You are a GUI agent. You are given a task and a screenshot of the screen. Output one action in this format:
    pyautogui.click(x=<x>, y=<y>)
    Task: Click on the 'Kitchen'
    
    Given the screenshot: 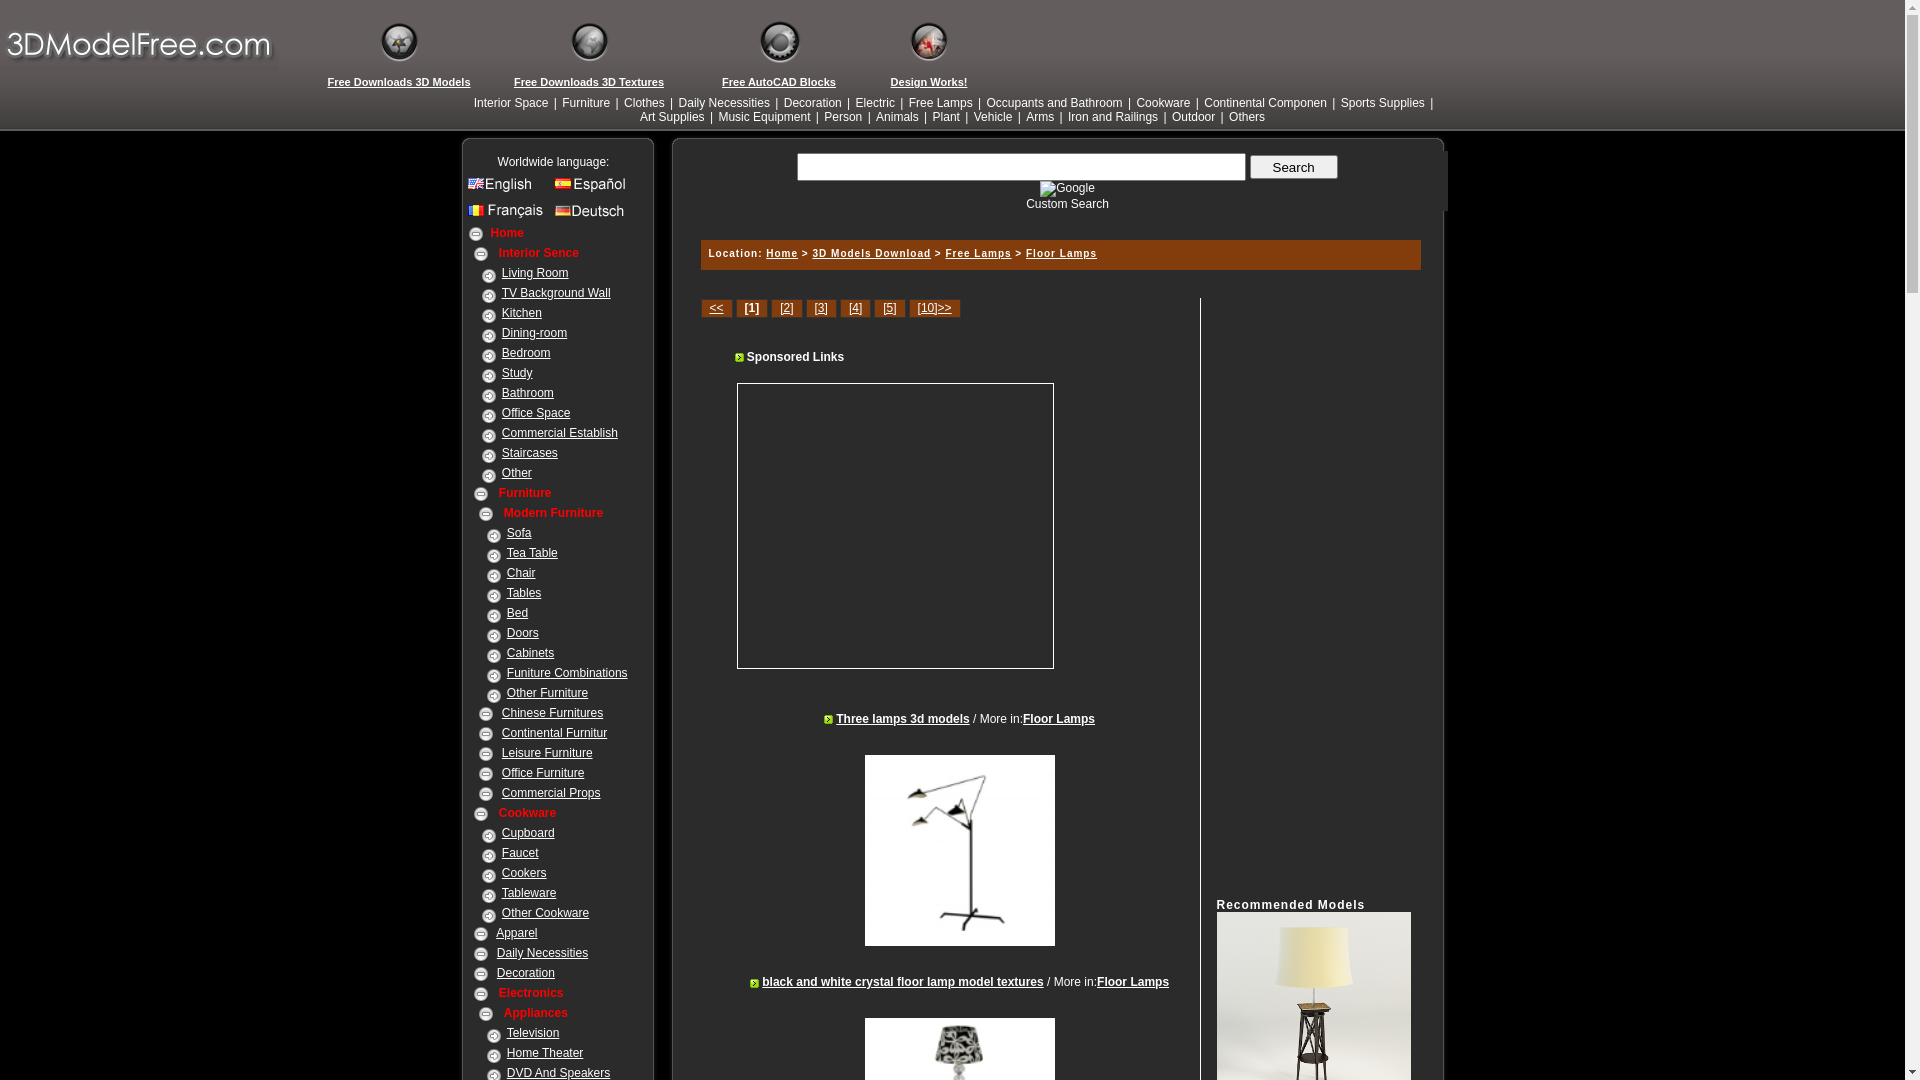 What is the action you would take?
    pyautogui.click(x=522, y=312)
    